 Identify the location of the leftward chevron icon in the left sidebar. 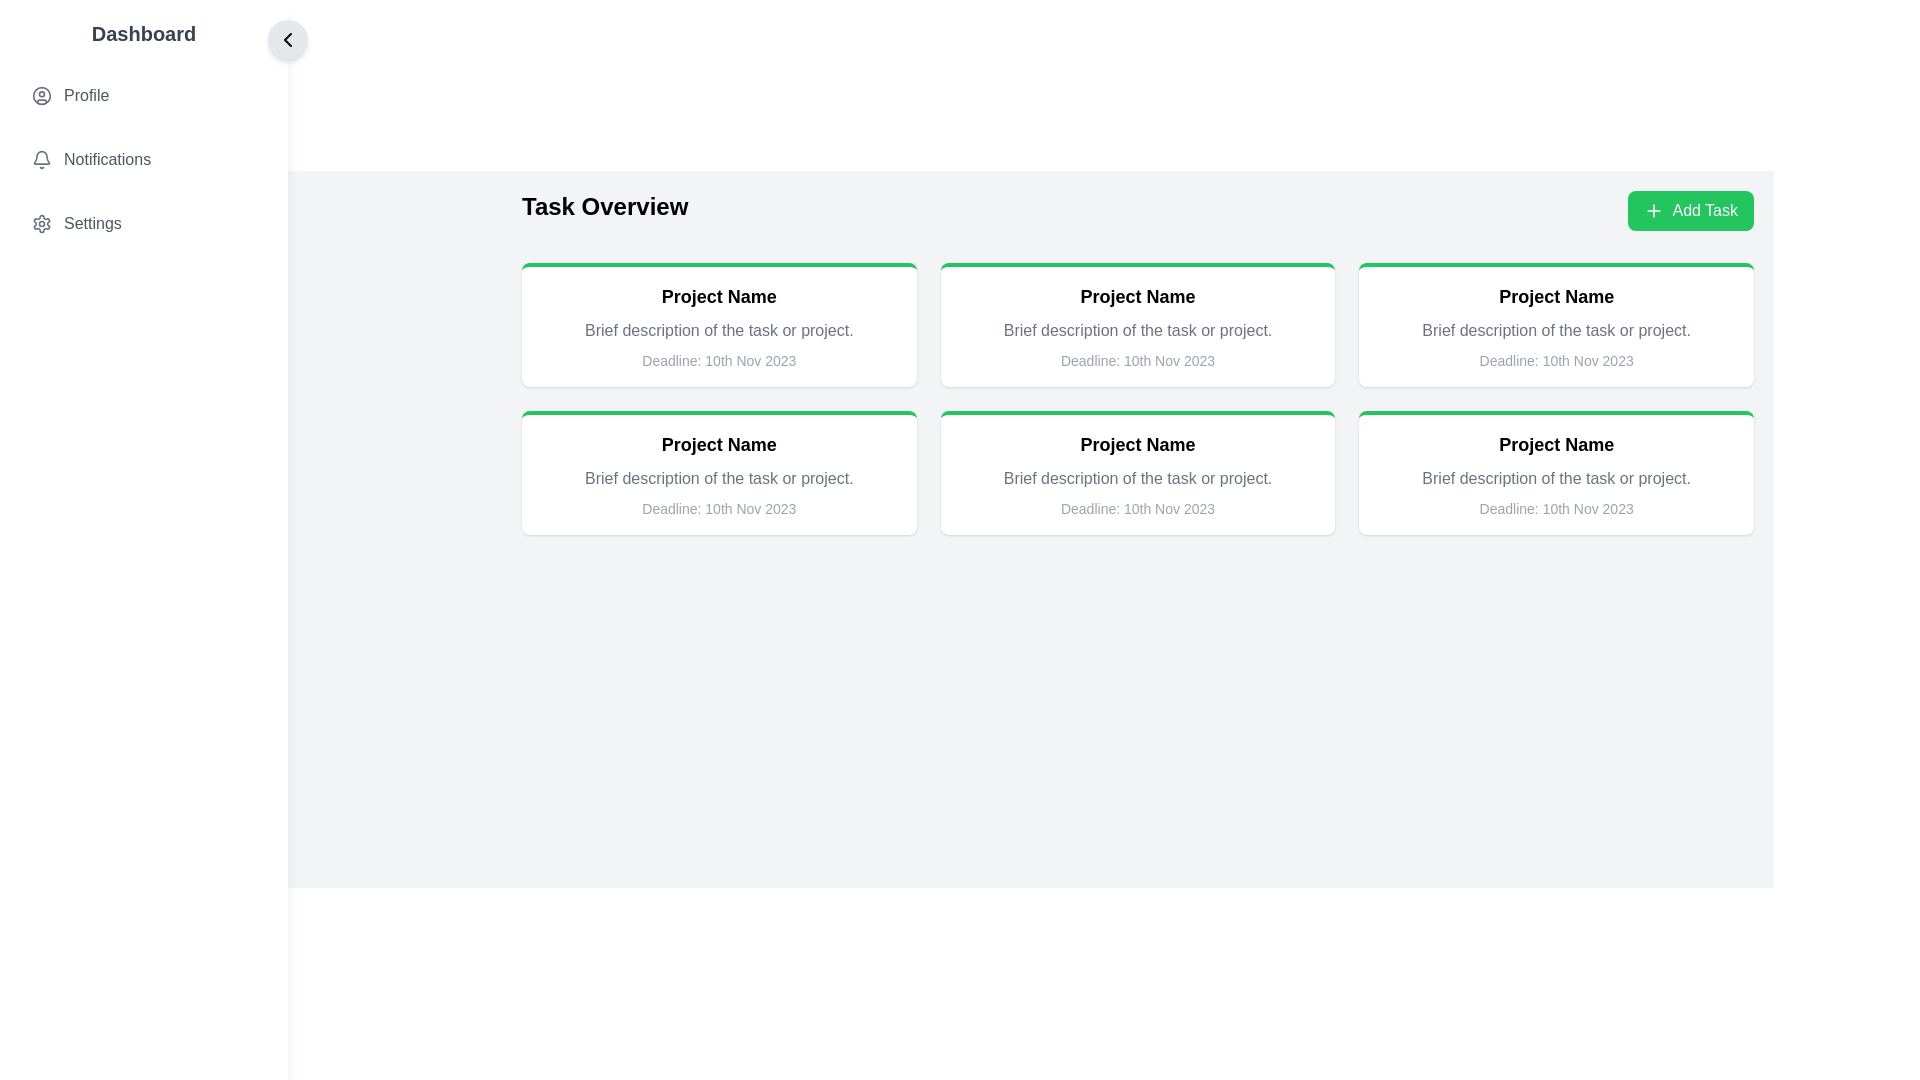
(287, 39).